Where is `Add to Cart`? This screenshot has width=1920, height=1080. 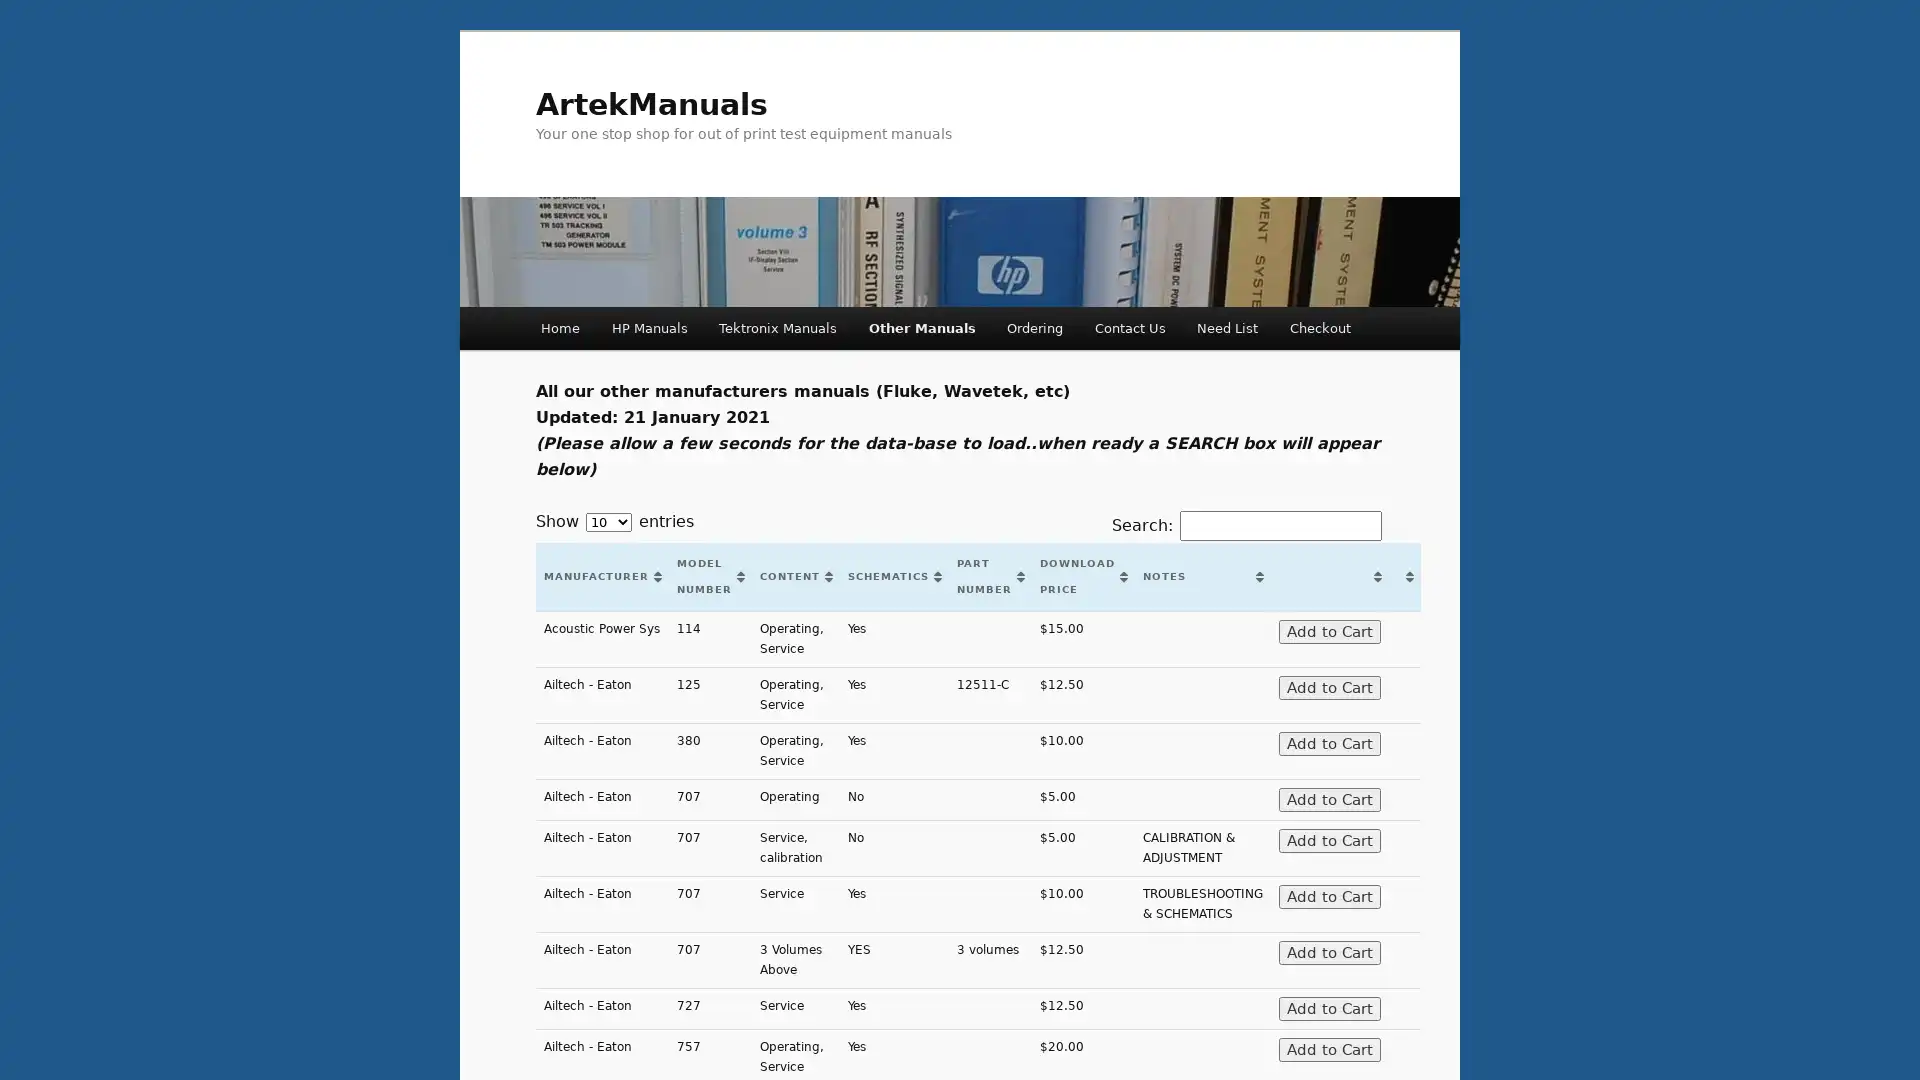
Add to Cart is located at coordinates (1329, 1048).